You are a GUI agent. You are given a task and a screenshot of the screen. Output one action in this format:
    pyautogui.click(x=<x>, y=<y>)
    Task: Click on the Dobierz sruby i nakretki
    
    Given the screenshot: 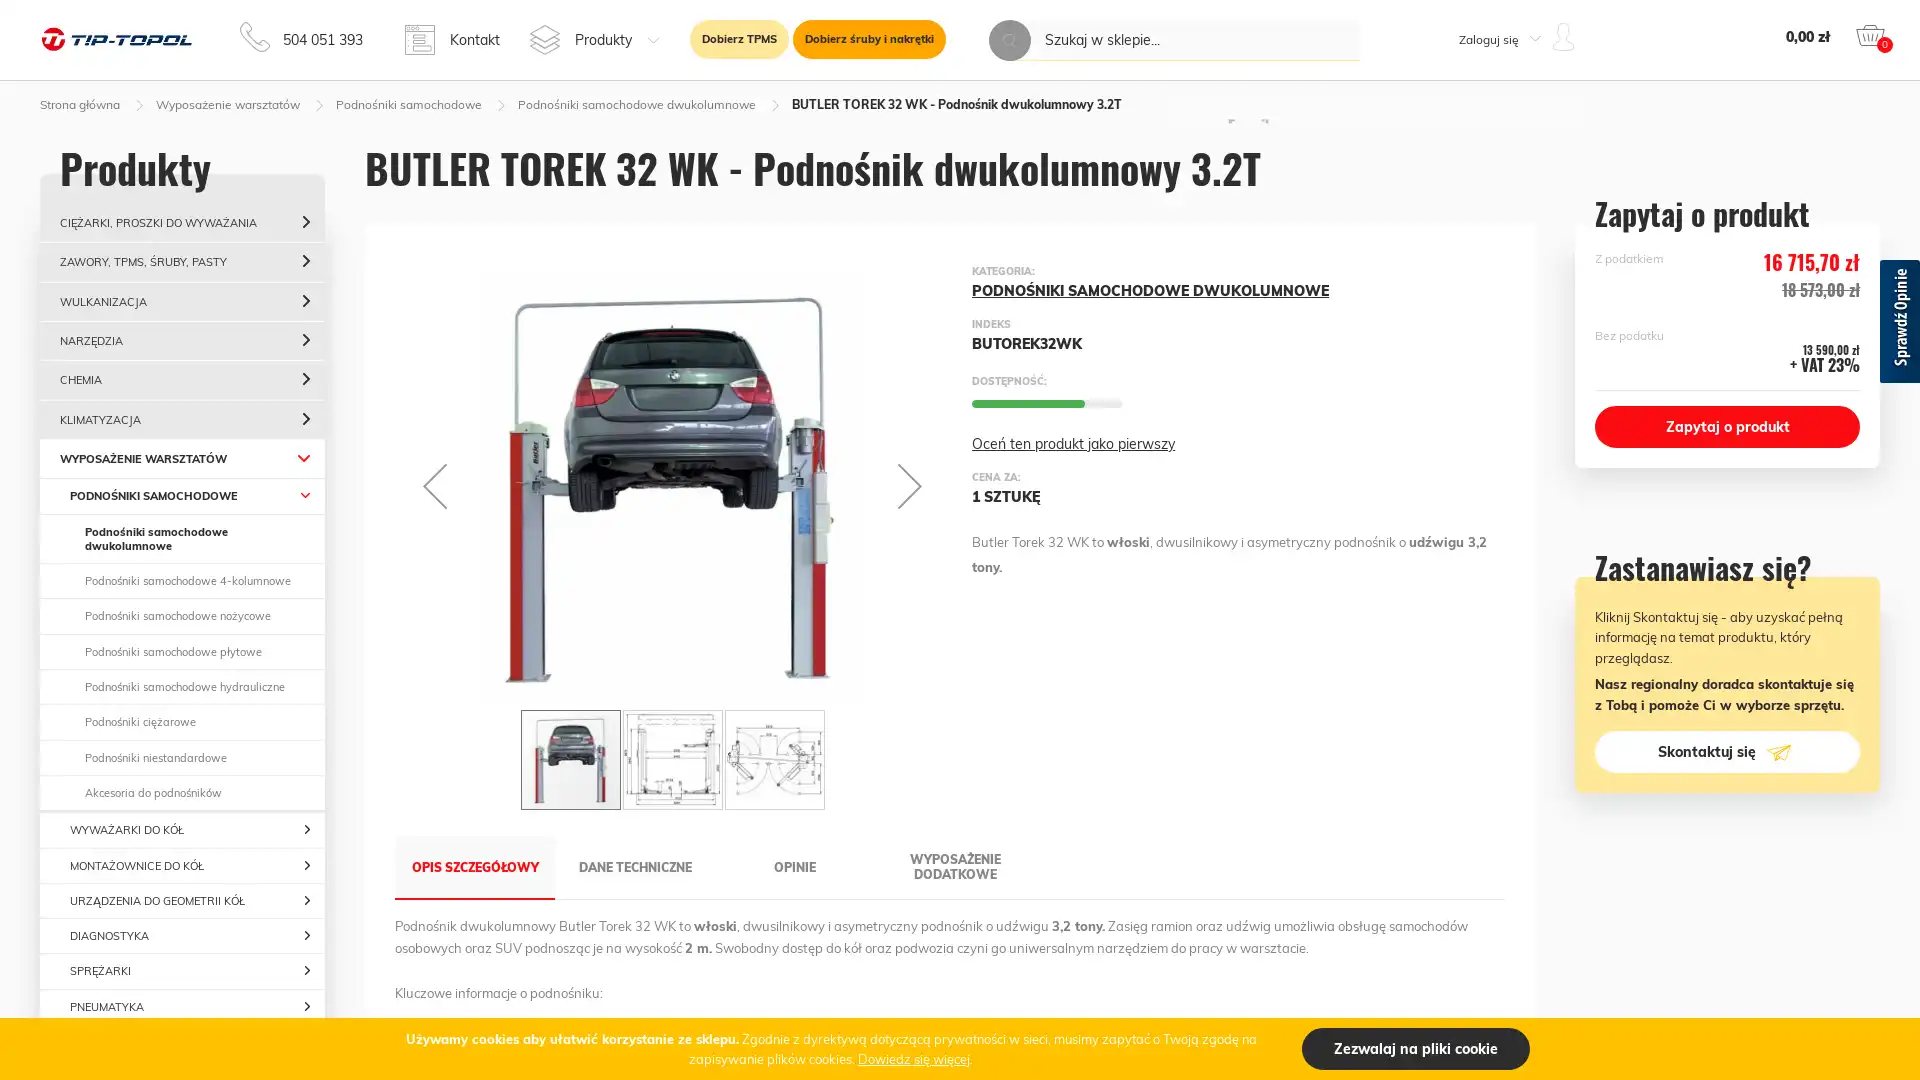 What is the action you would take?
    pyautogui.click(x=869, y=39)
    